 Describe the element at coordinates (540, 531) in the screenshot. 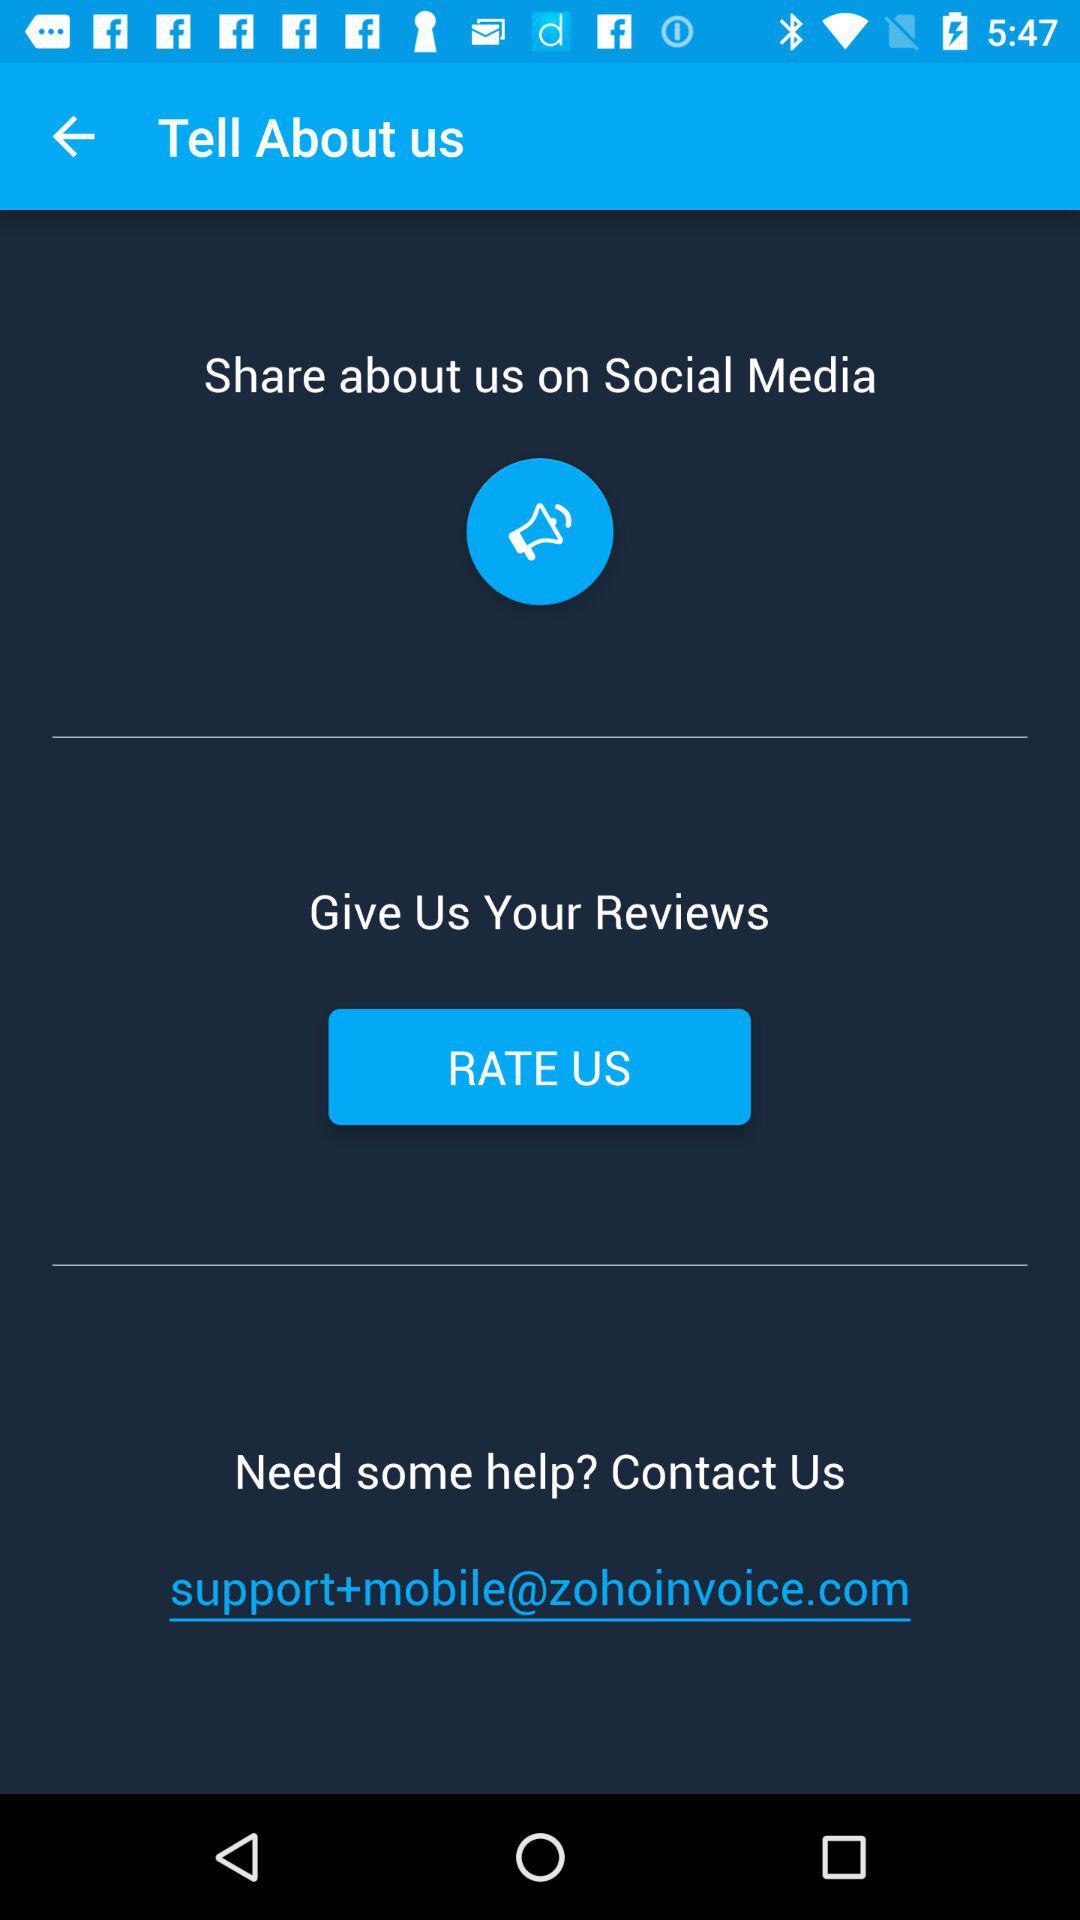

I see `the volume icon` at that location.